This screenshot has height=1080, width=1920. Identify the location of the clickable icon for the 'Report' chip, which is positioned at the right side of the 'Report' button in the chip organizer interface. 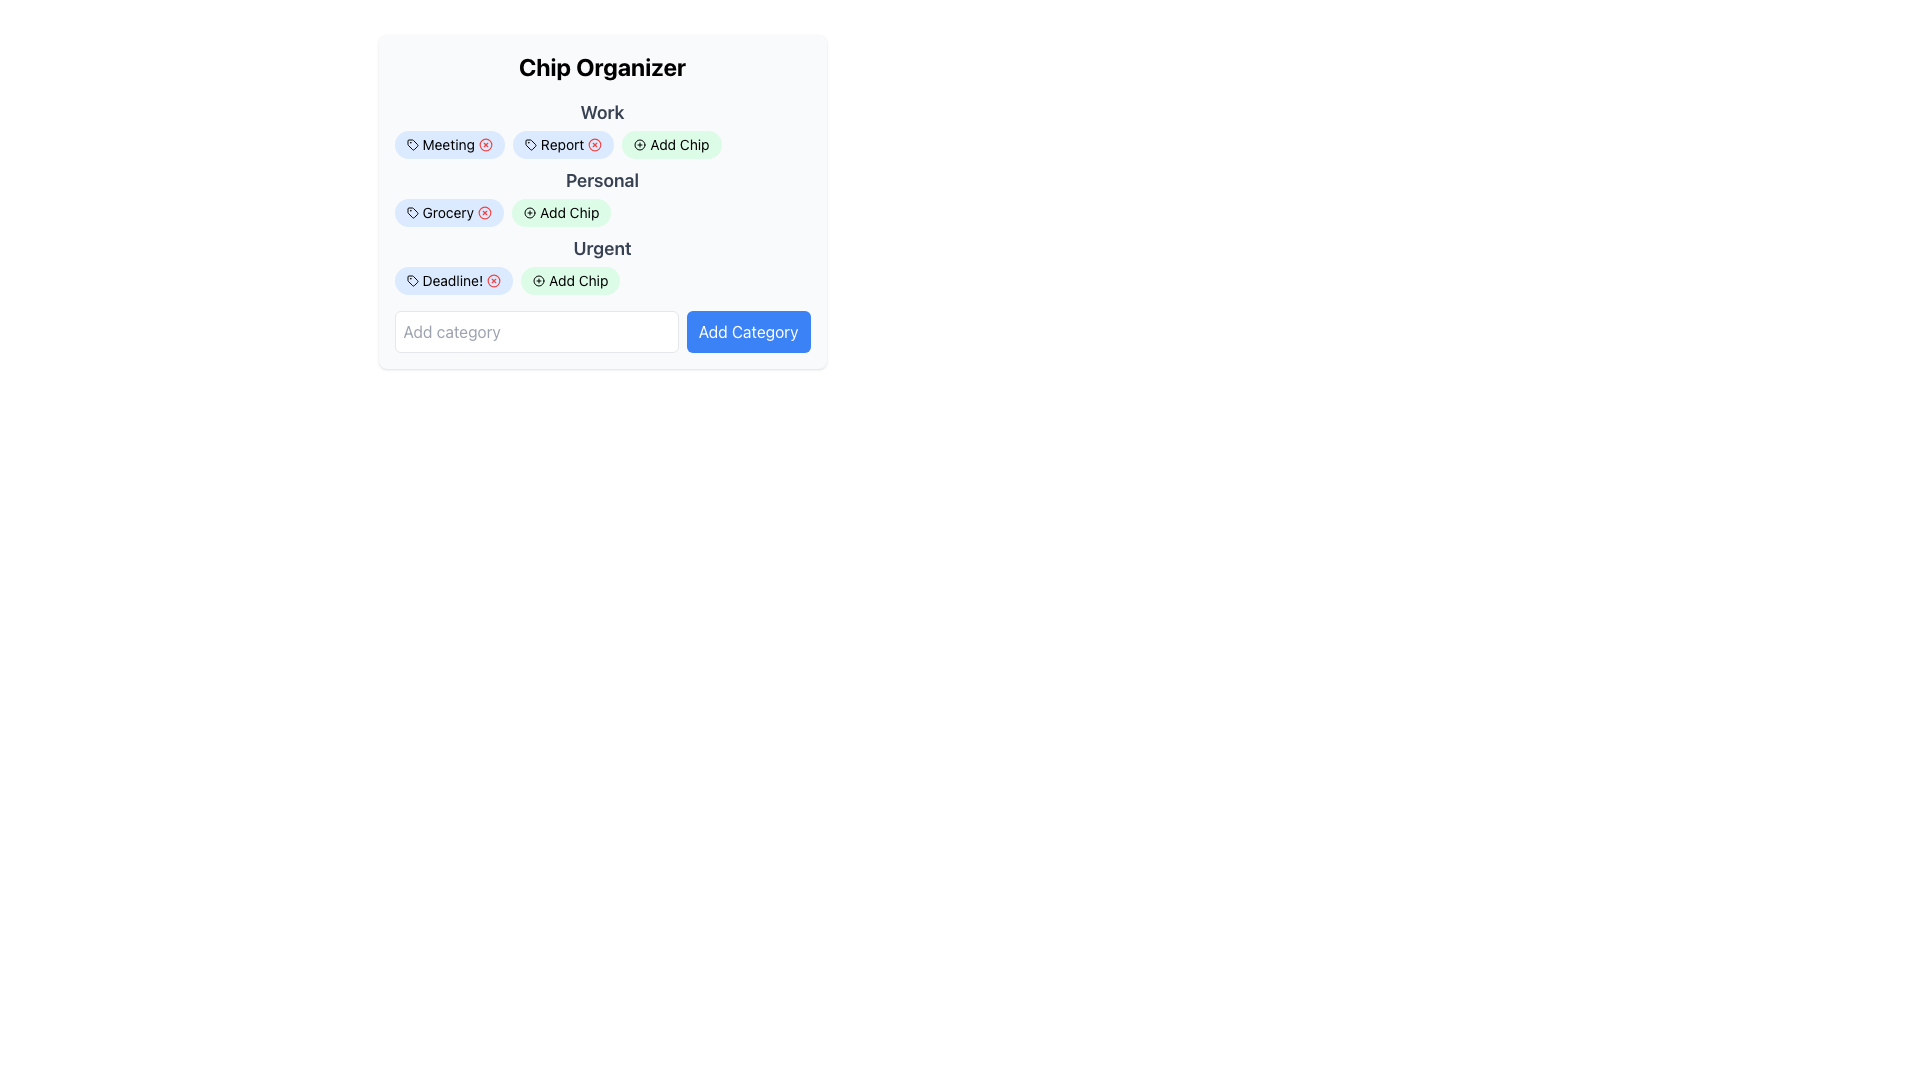
(594, 144).